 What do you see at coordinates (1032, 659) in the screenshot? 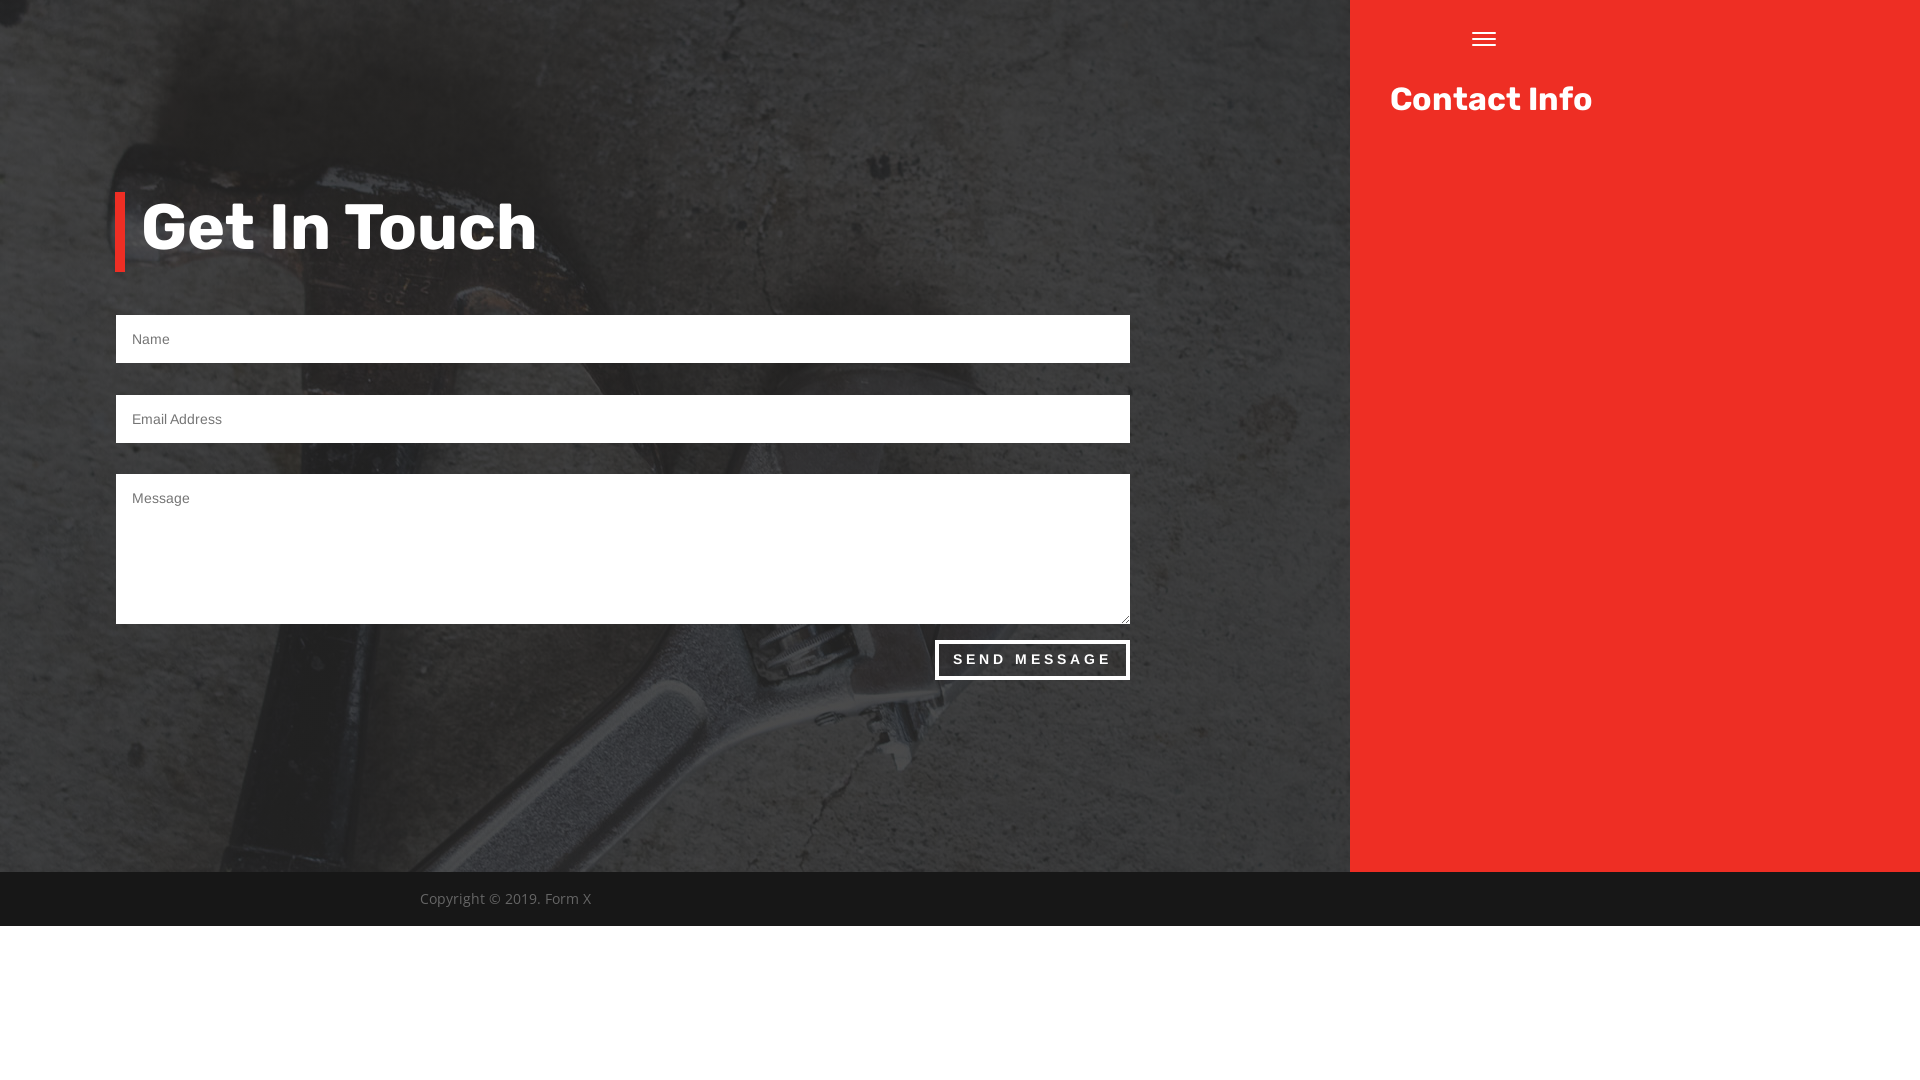
I see `'SEND MESSAGE'` at bounding box center [1032, 659].